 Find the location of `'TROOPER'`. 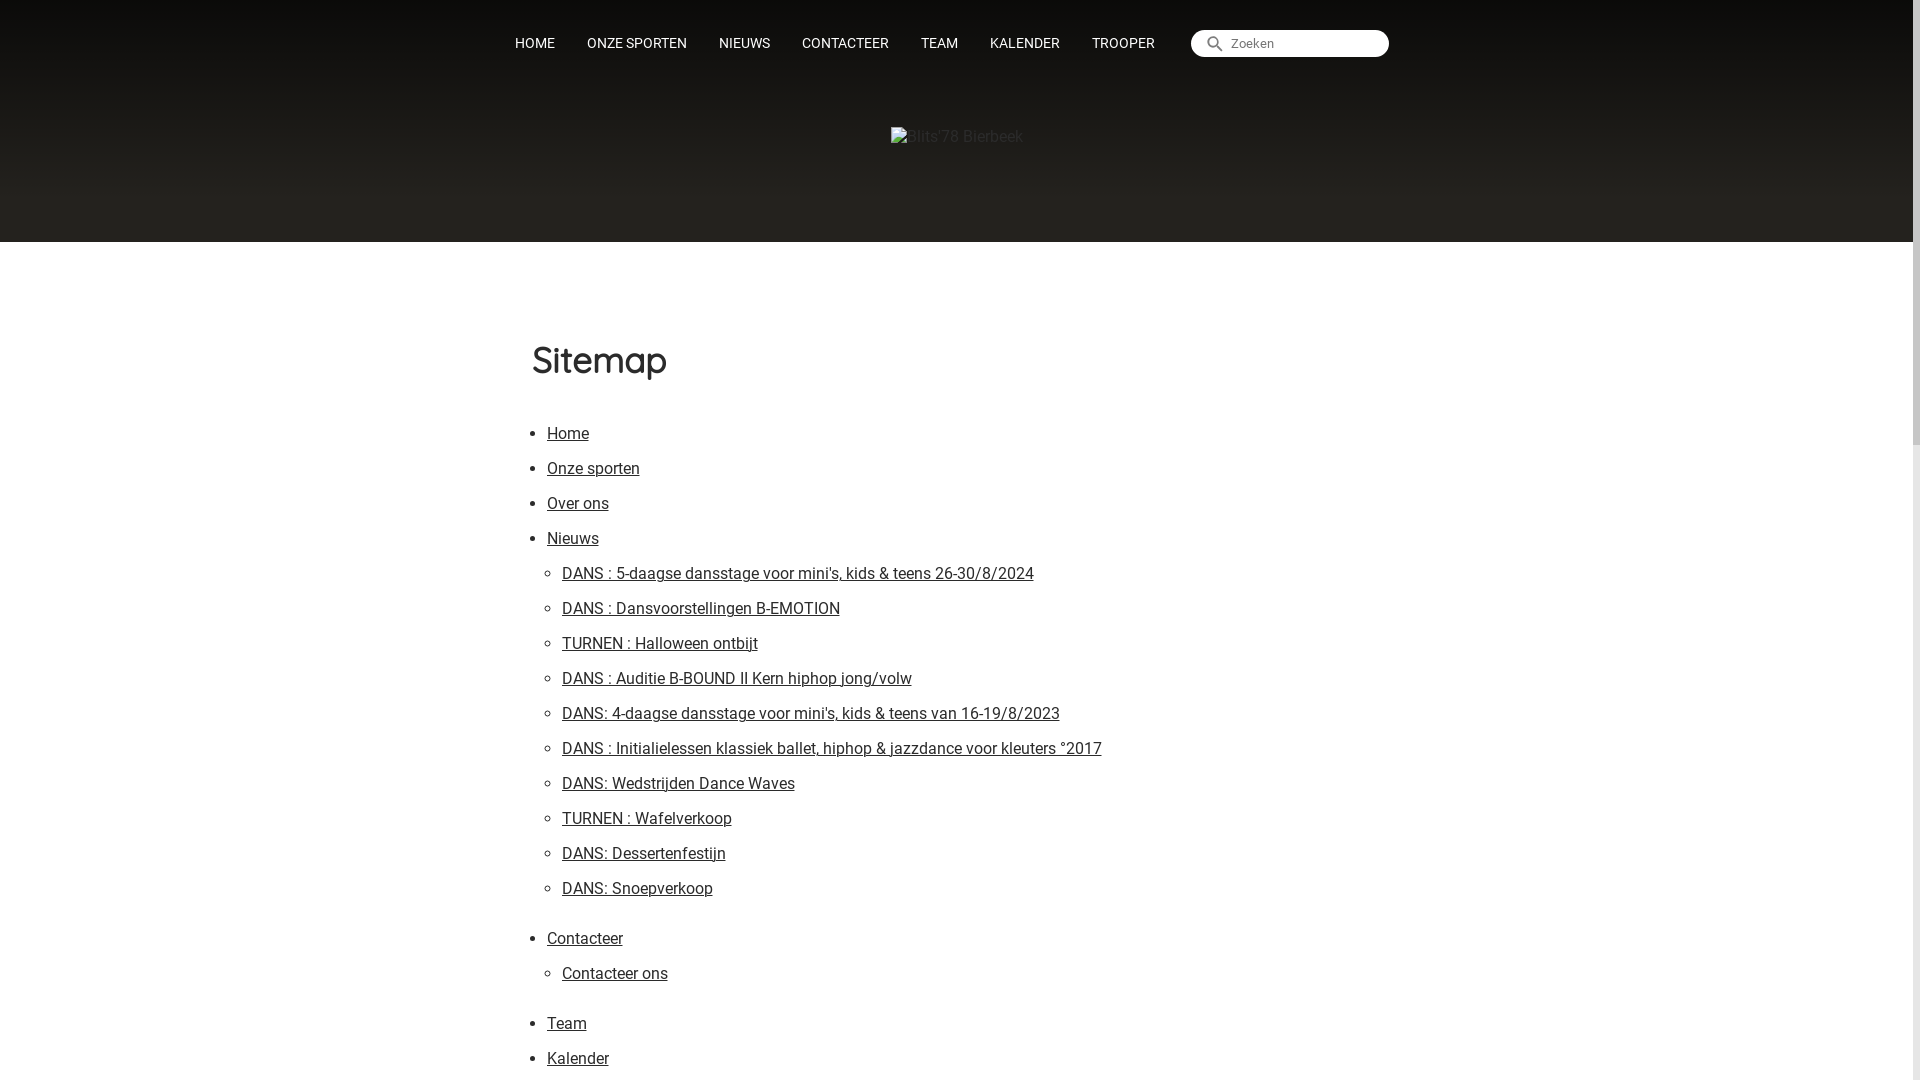

'TROOPER' is located at coordinates (1123, 43).